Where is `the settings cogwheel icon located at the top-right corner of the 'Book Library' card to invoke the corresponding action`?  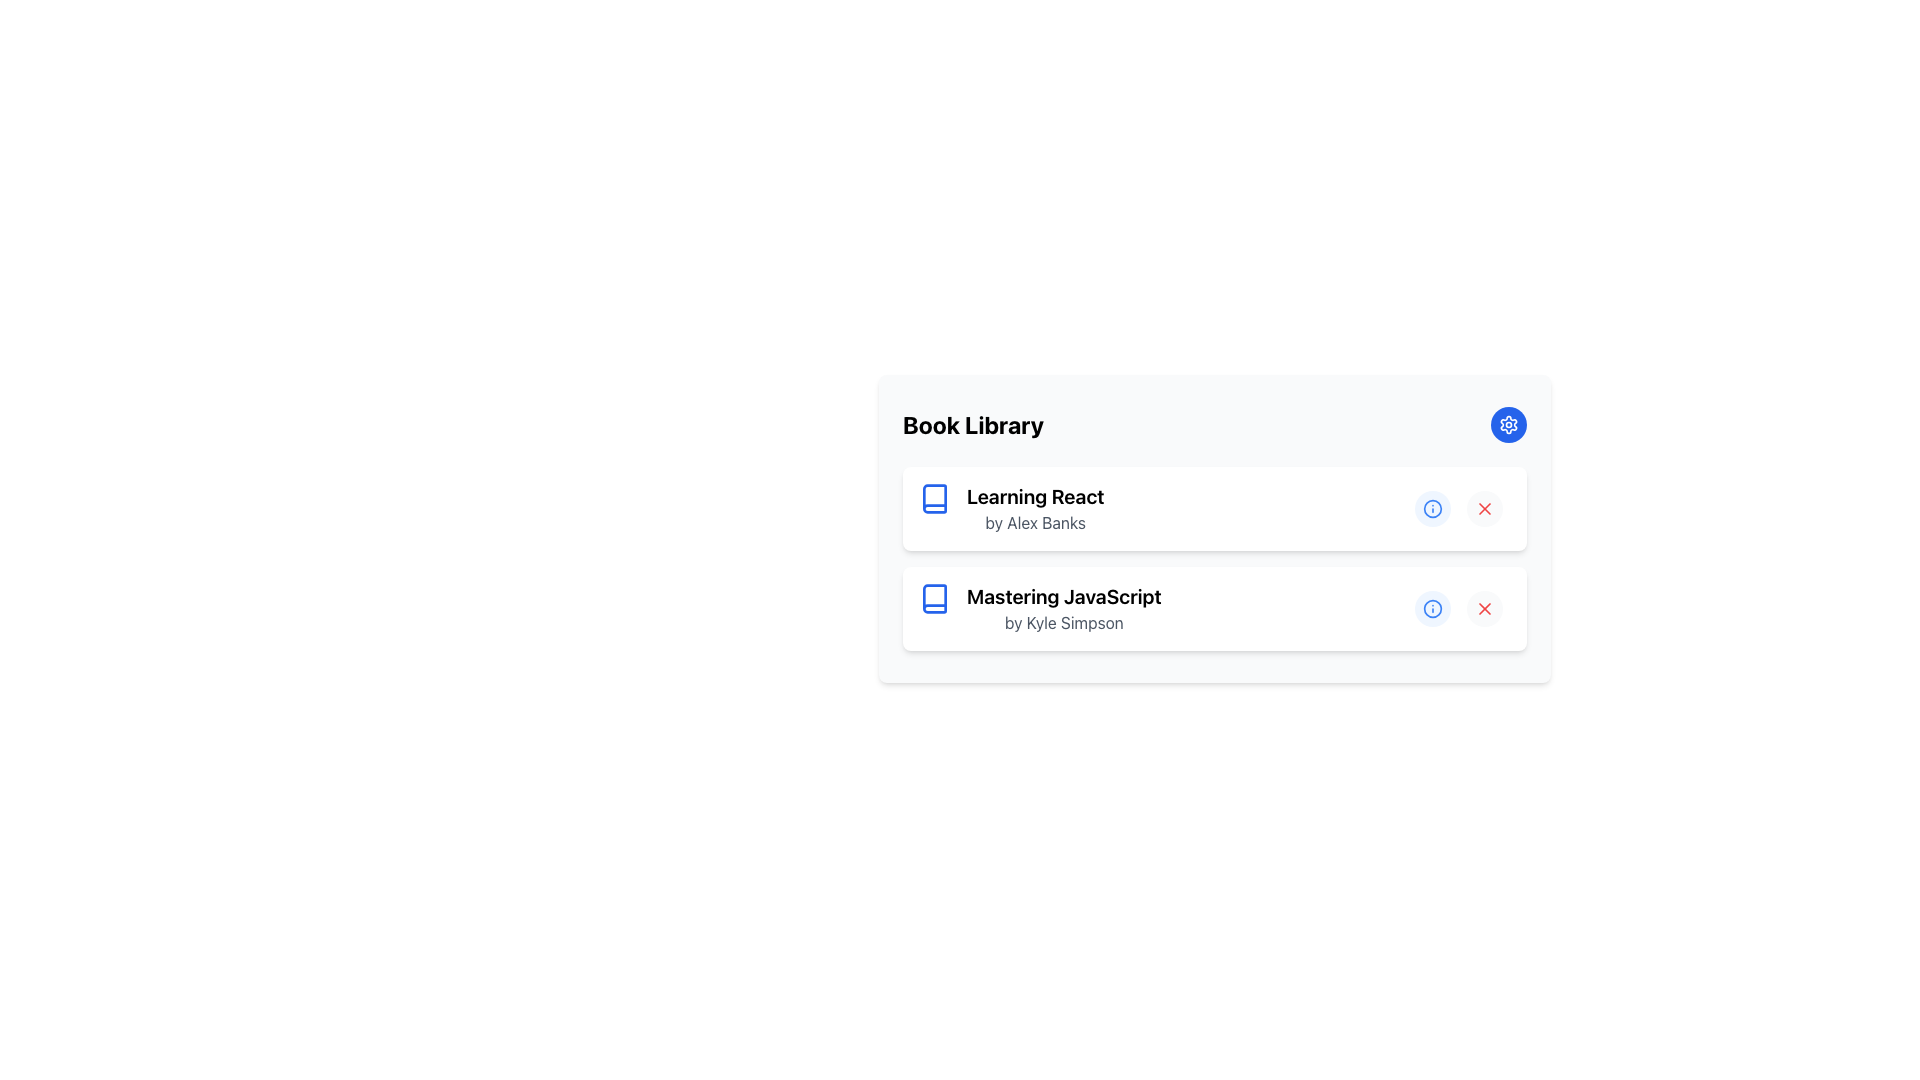 the settings cogwheel icon located at the top-right corner of the 'Book Library' card to invoke the corresponding action is located at coordinates (1508, 423).